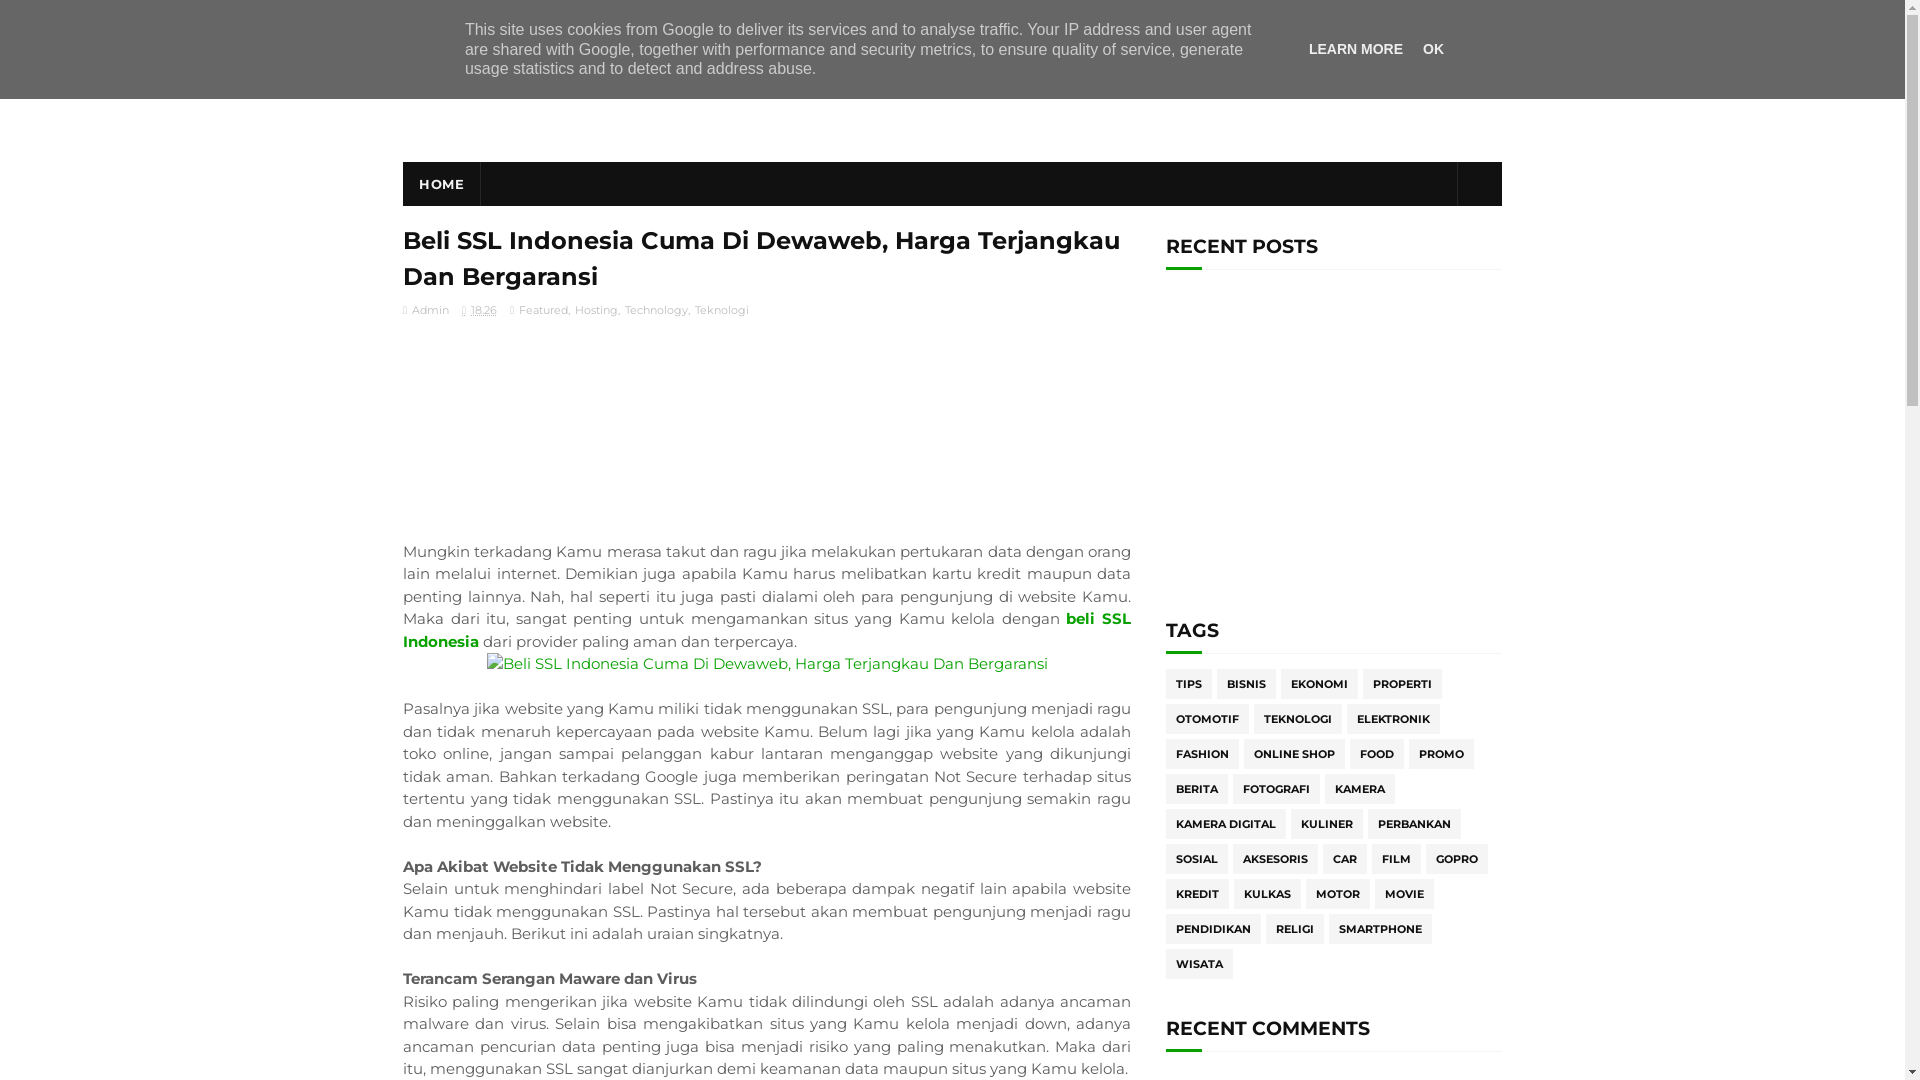  I want to click on 'KAMERA DIGITAL', so click(1224, 824).